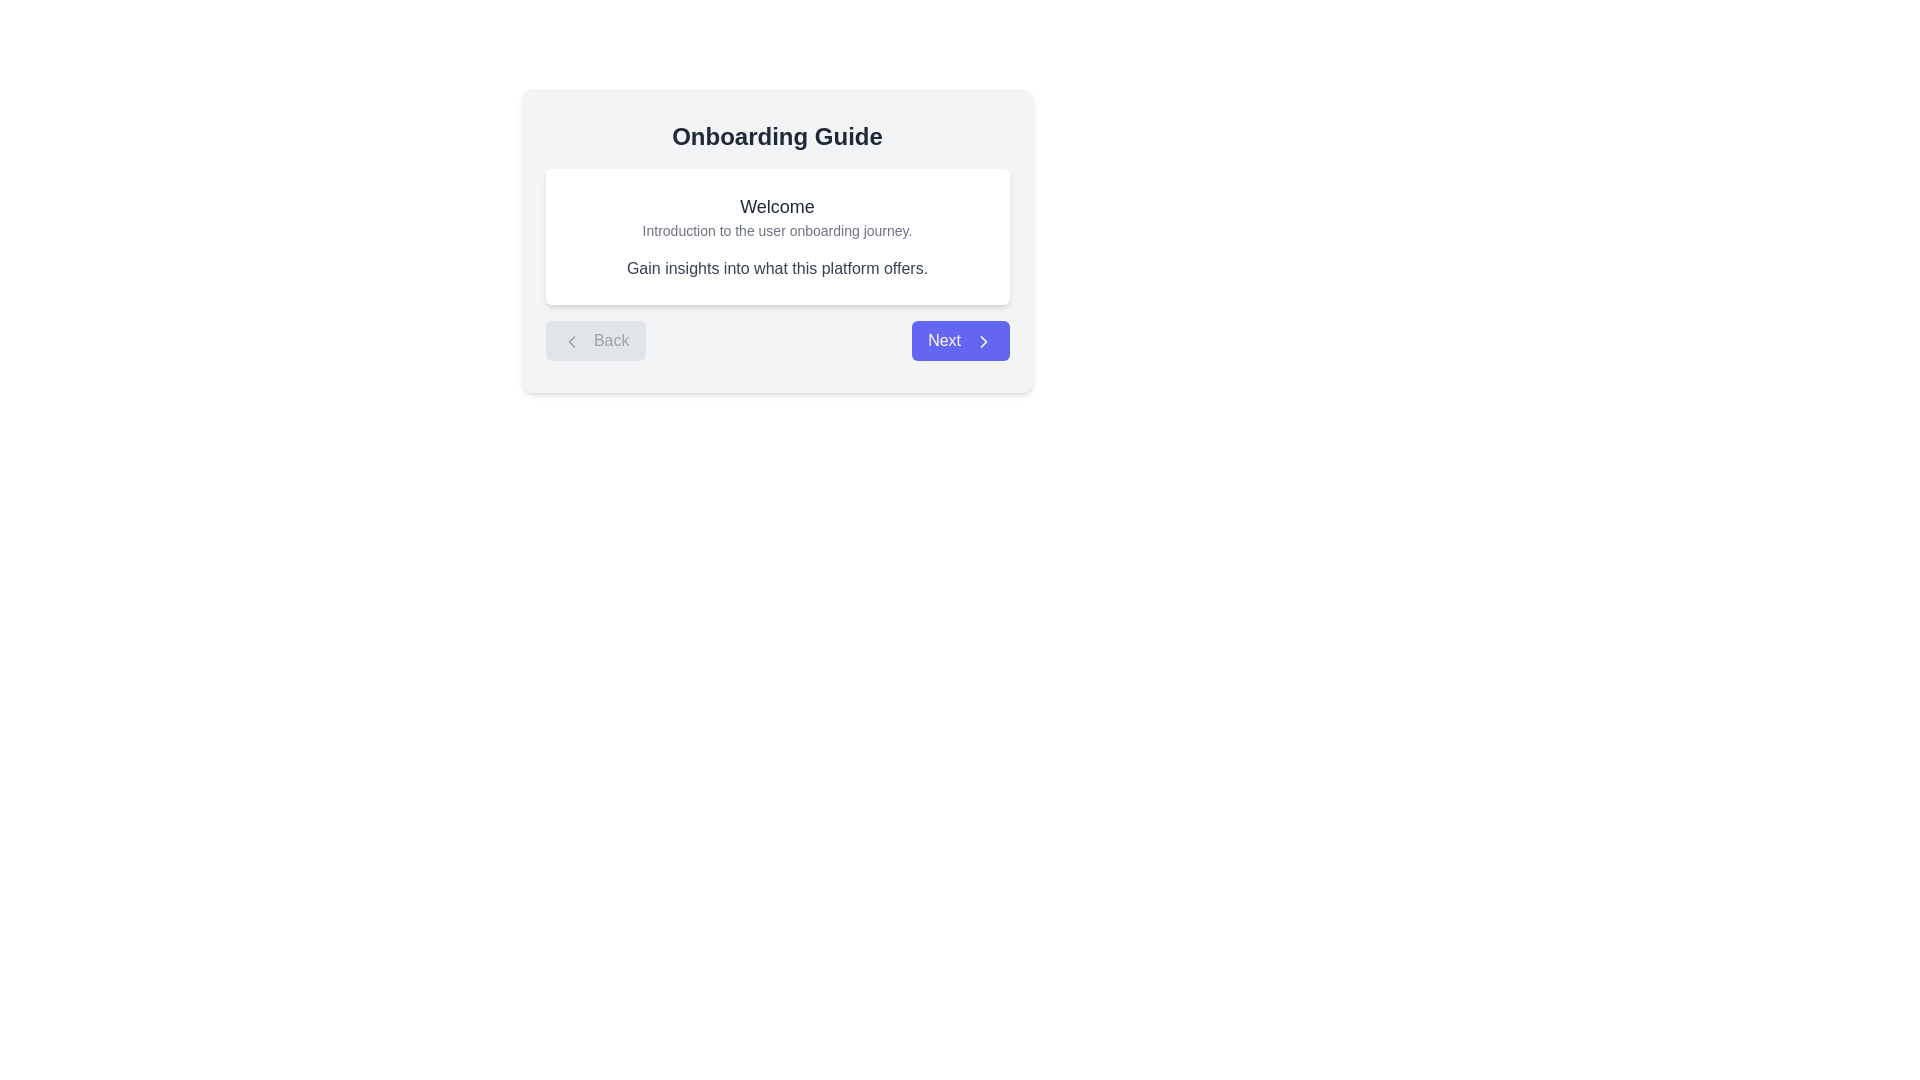 The width and height of the screenshot is (1920, 1080). What do you see at coordinates (570, 340) in the screenshot?
I see `the navigation icon located inside the 'Back' button to initiate backward navigation` at bounding box center [570, 340].